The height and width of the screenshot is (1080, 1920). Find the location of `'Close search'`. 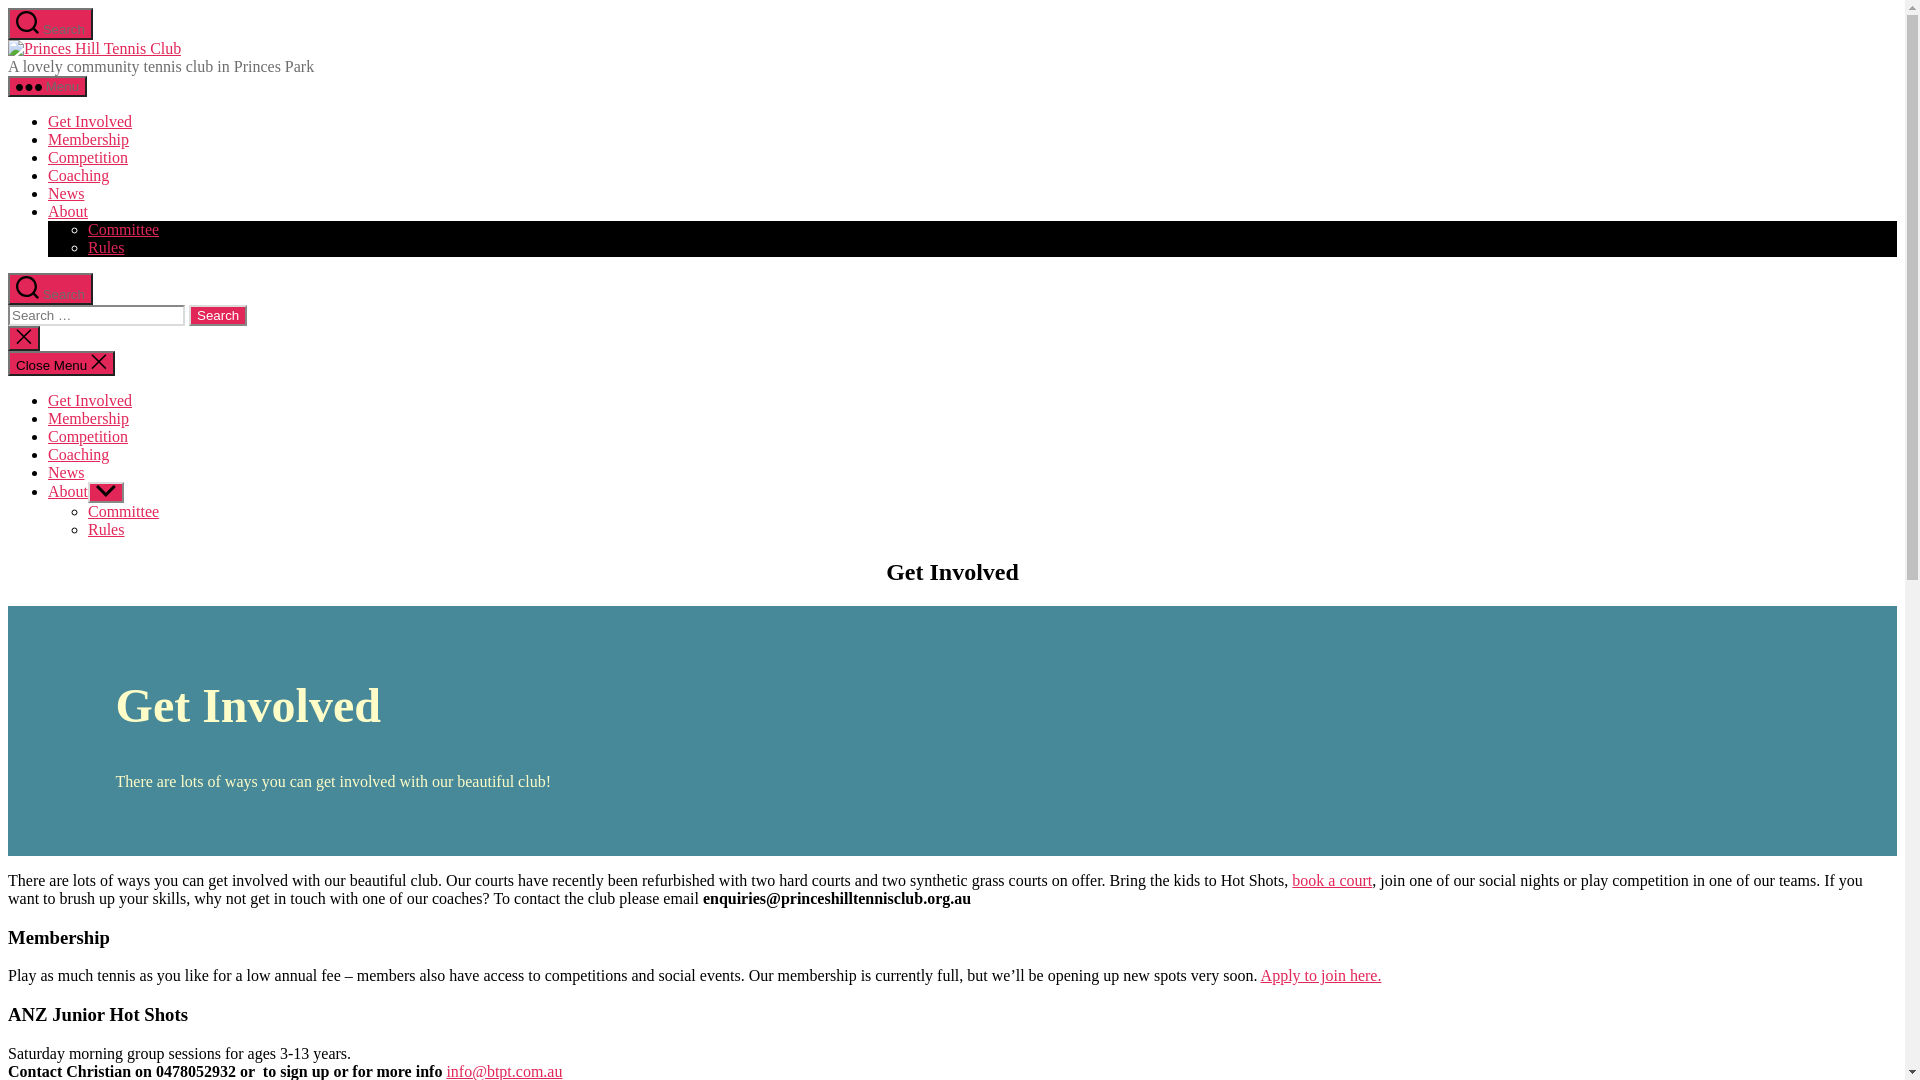

'Close search' is located at coordinates (24, 337).